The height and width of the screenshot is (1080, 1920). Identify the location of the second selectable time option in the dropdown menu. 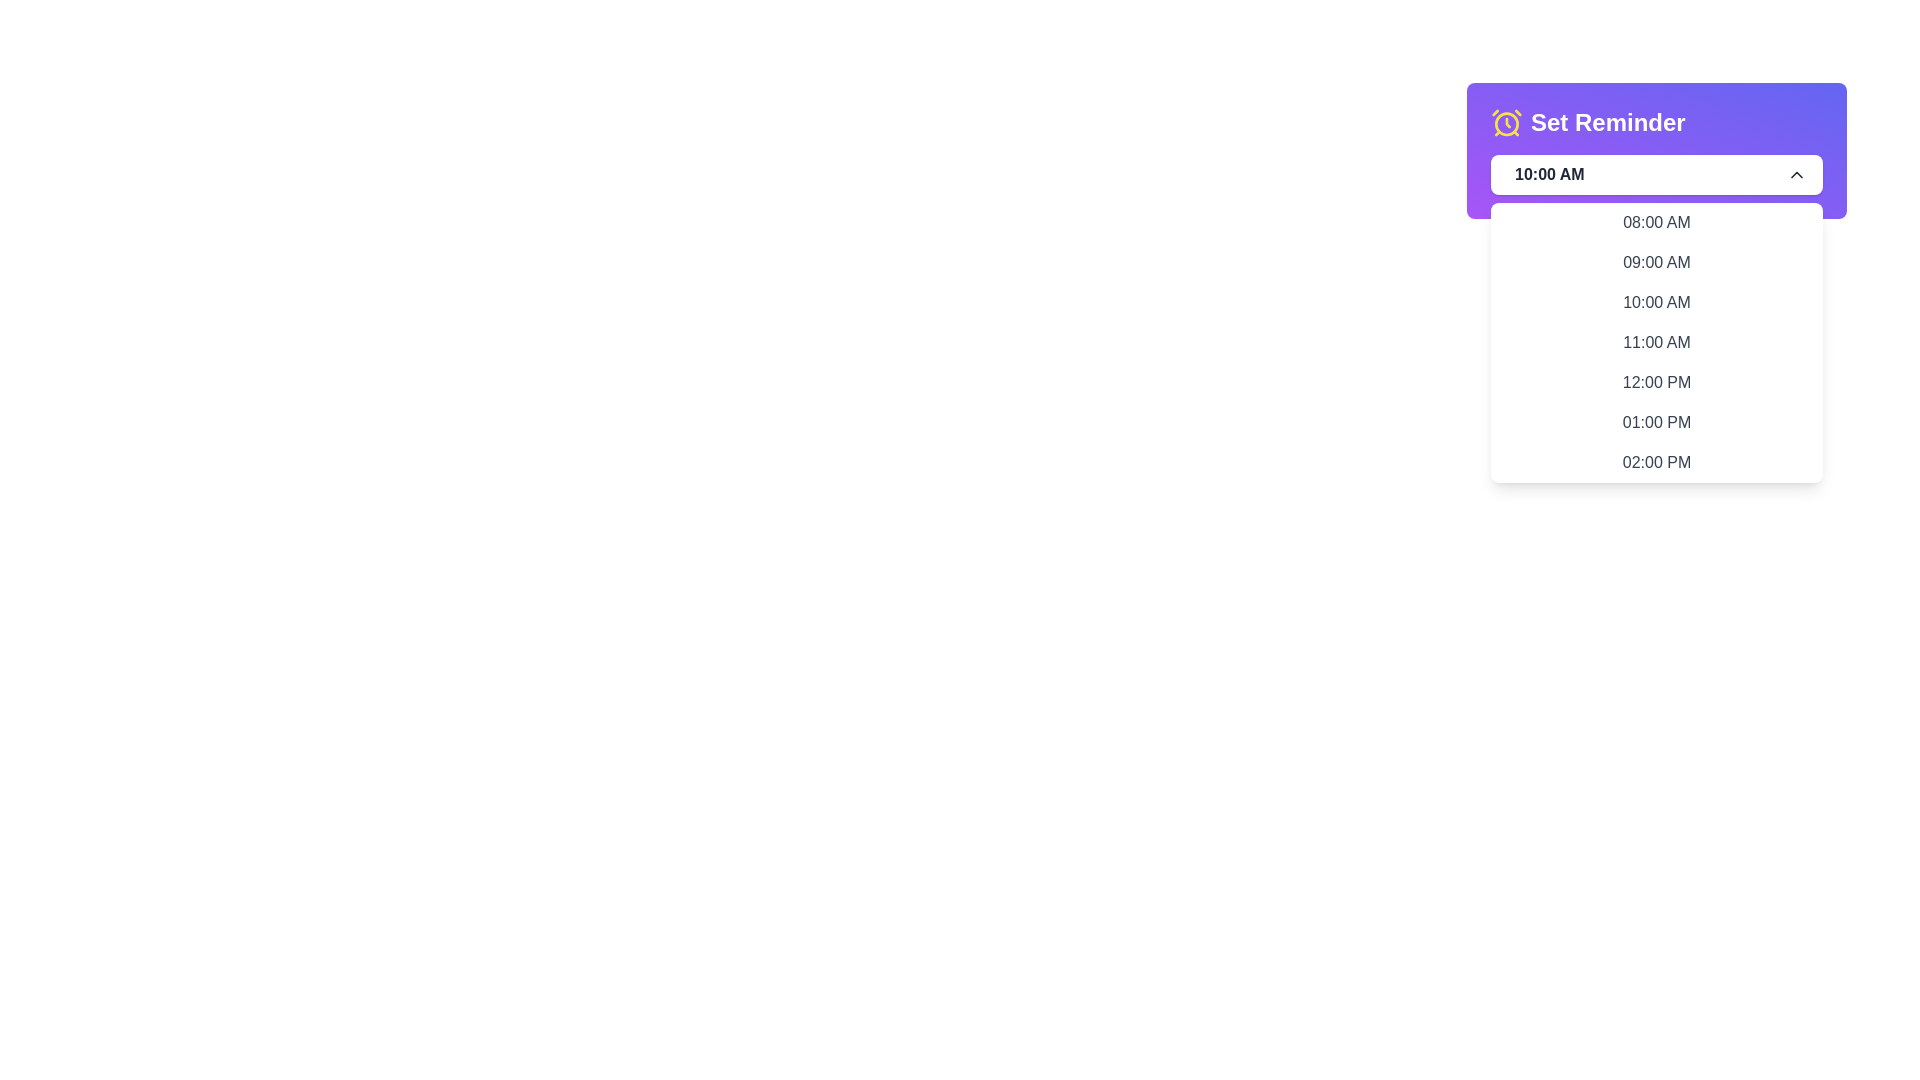
(1656, 261).